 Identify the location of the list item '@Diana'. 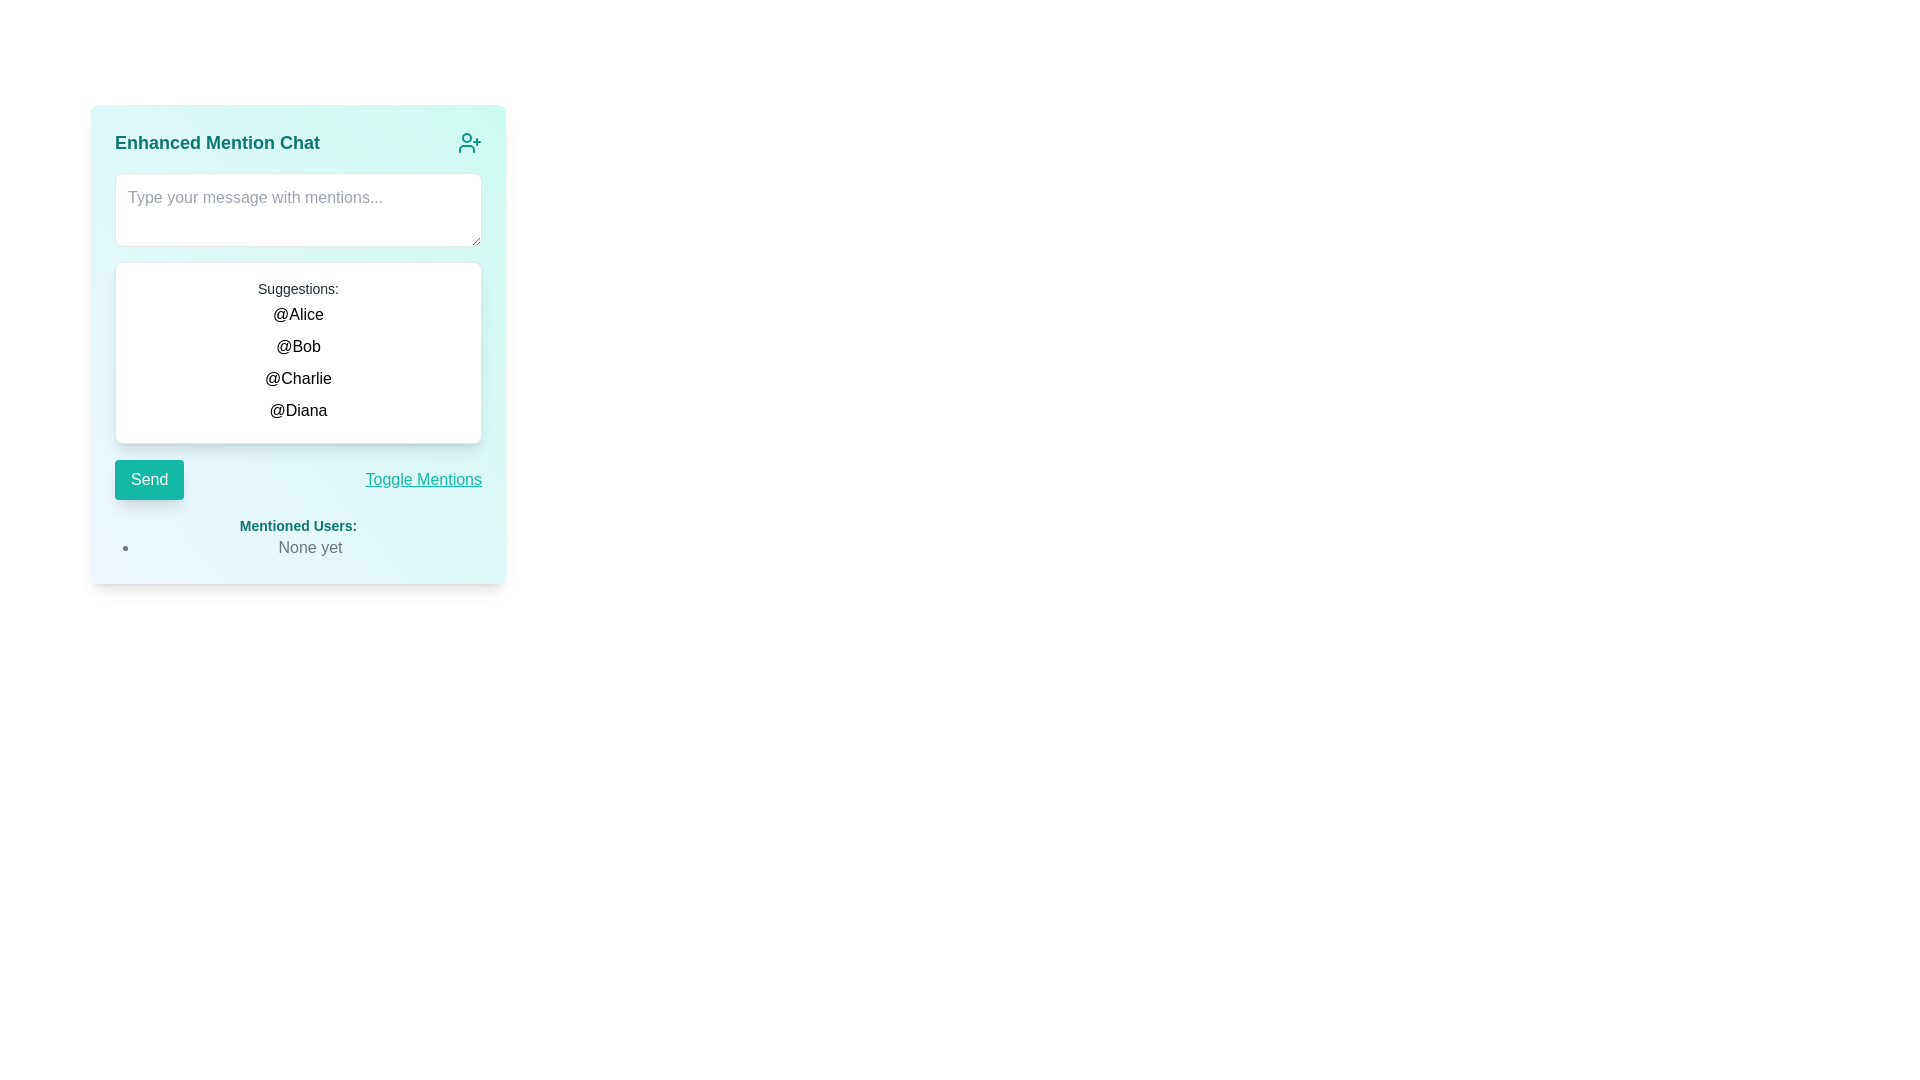
(297, 410).